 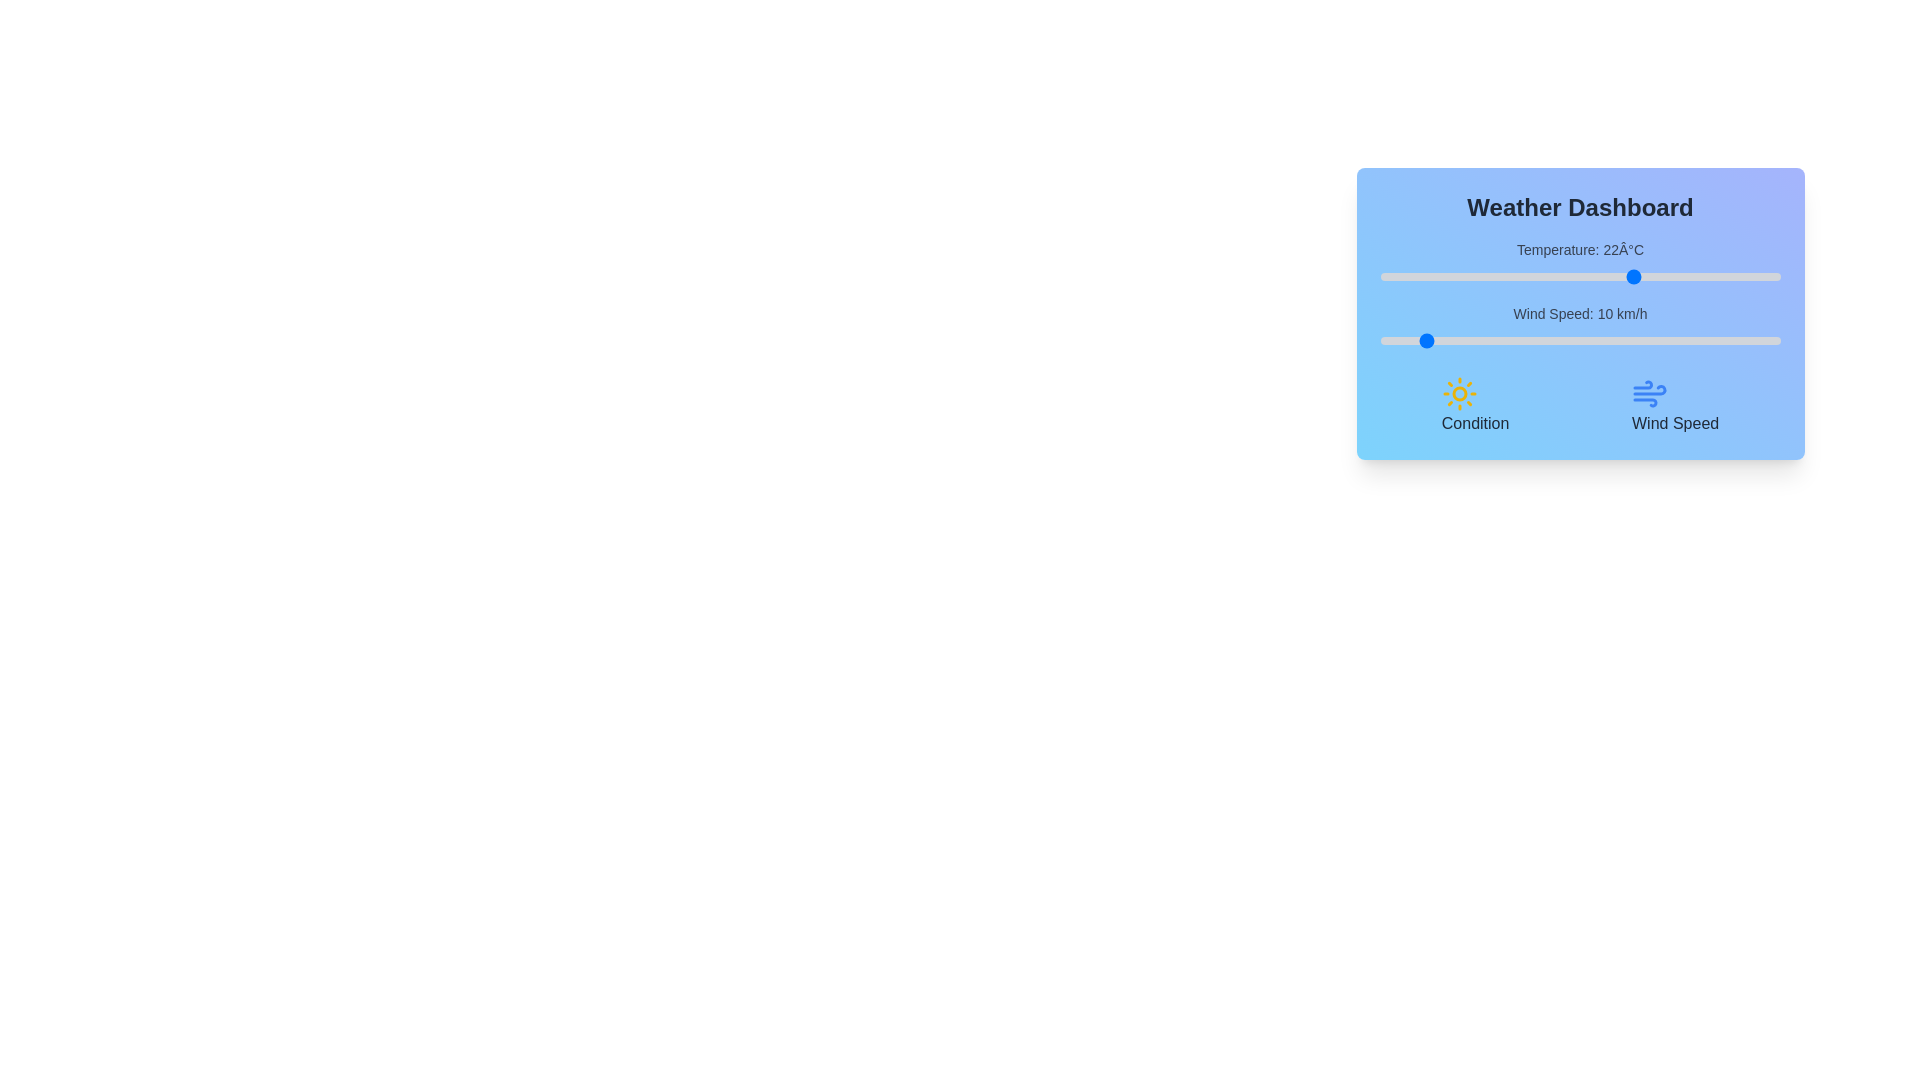 What do you see at coordinates (1476, 277) in the screenshot?
I see `the temperature slider to set the temperature to 2°C` at bounding box center [1476, 277].